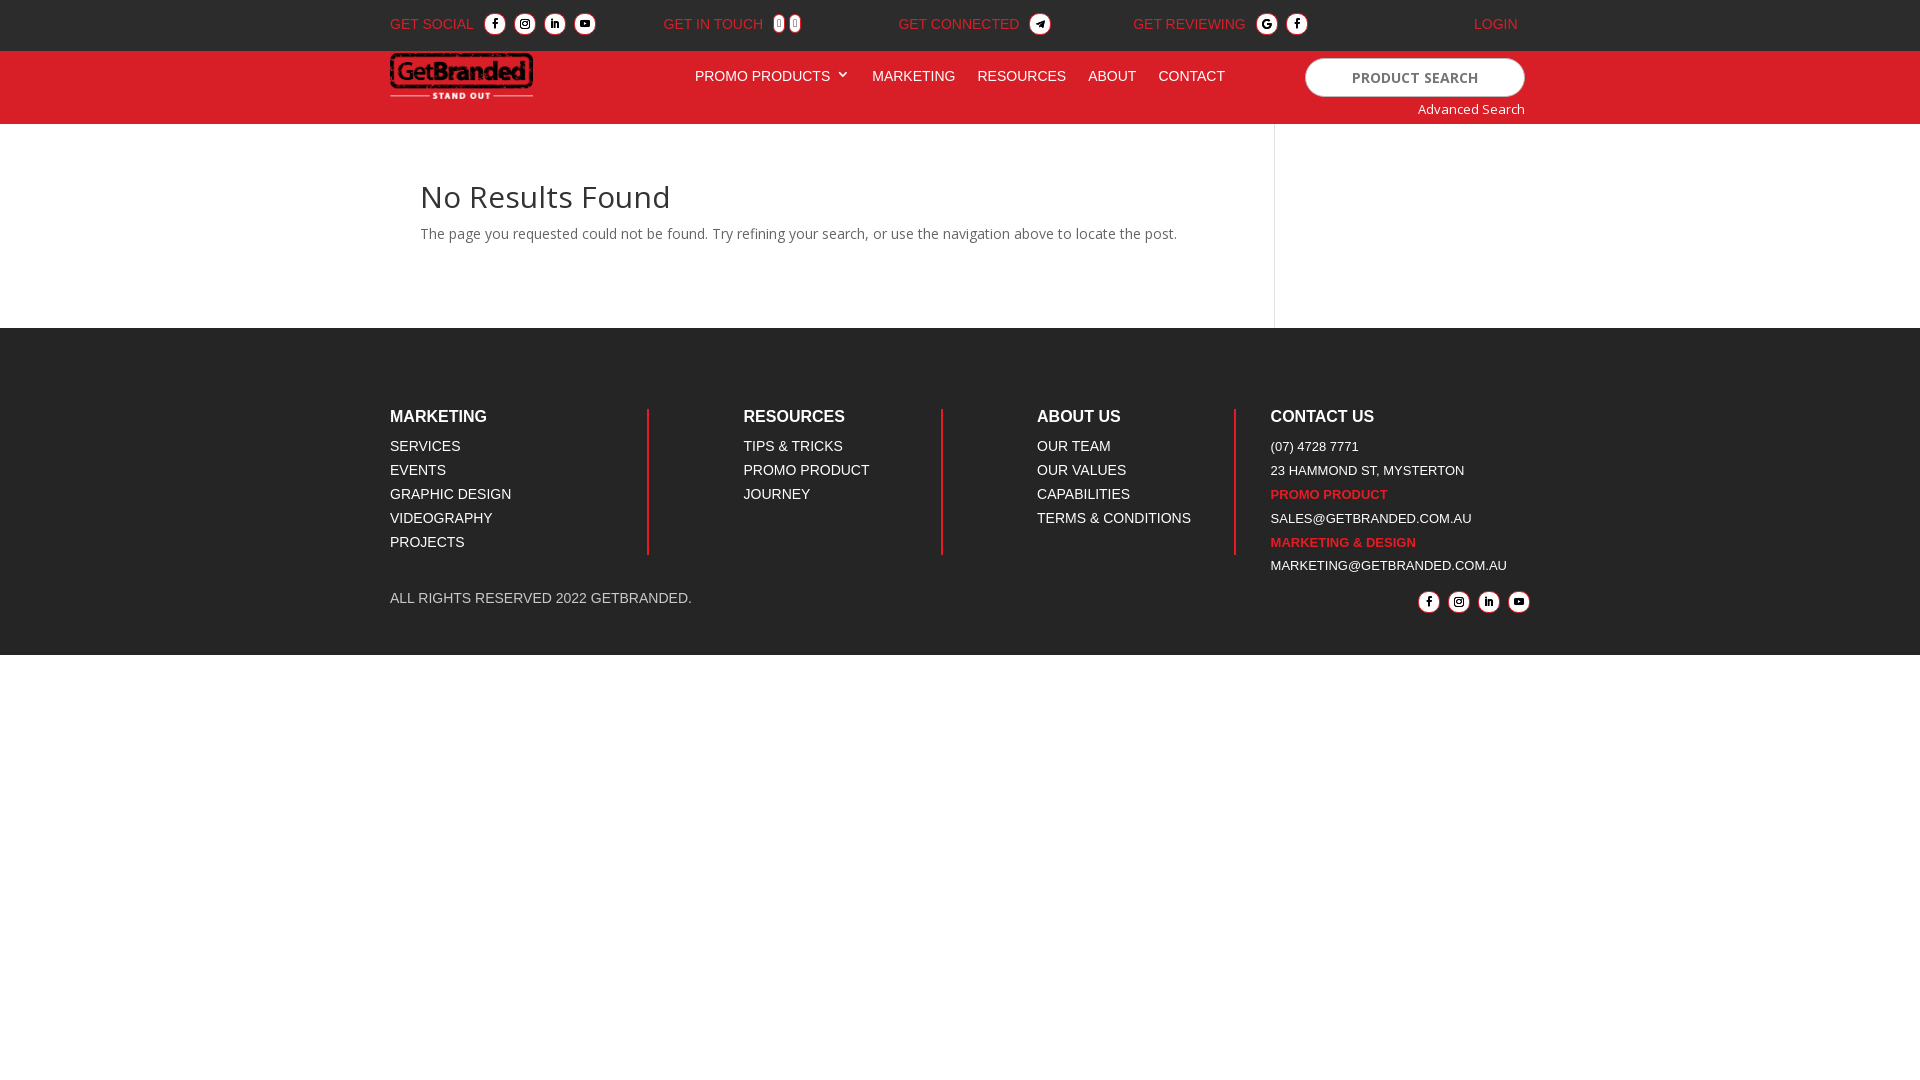  Describe the element at coordinates (1111, 79) in the screenshot. I see `'ABOUT'` at that location.